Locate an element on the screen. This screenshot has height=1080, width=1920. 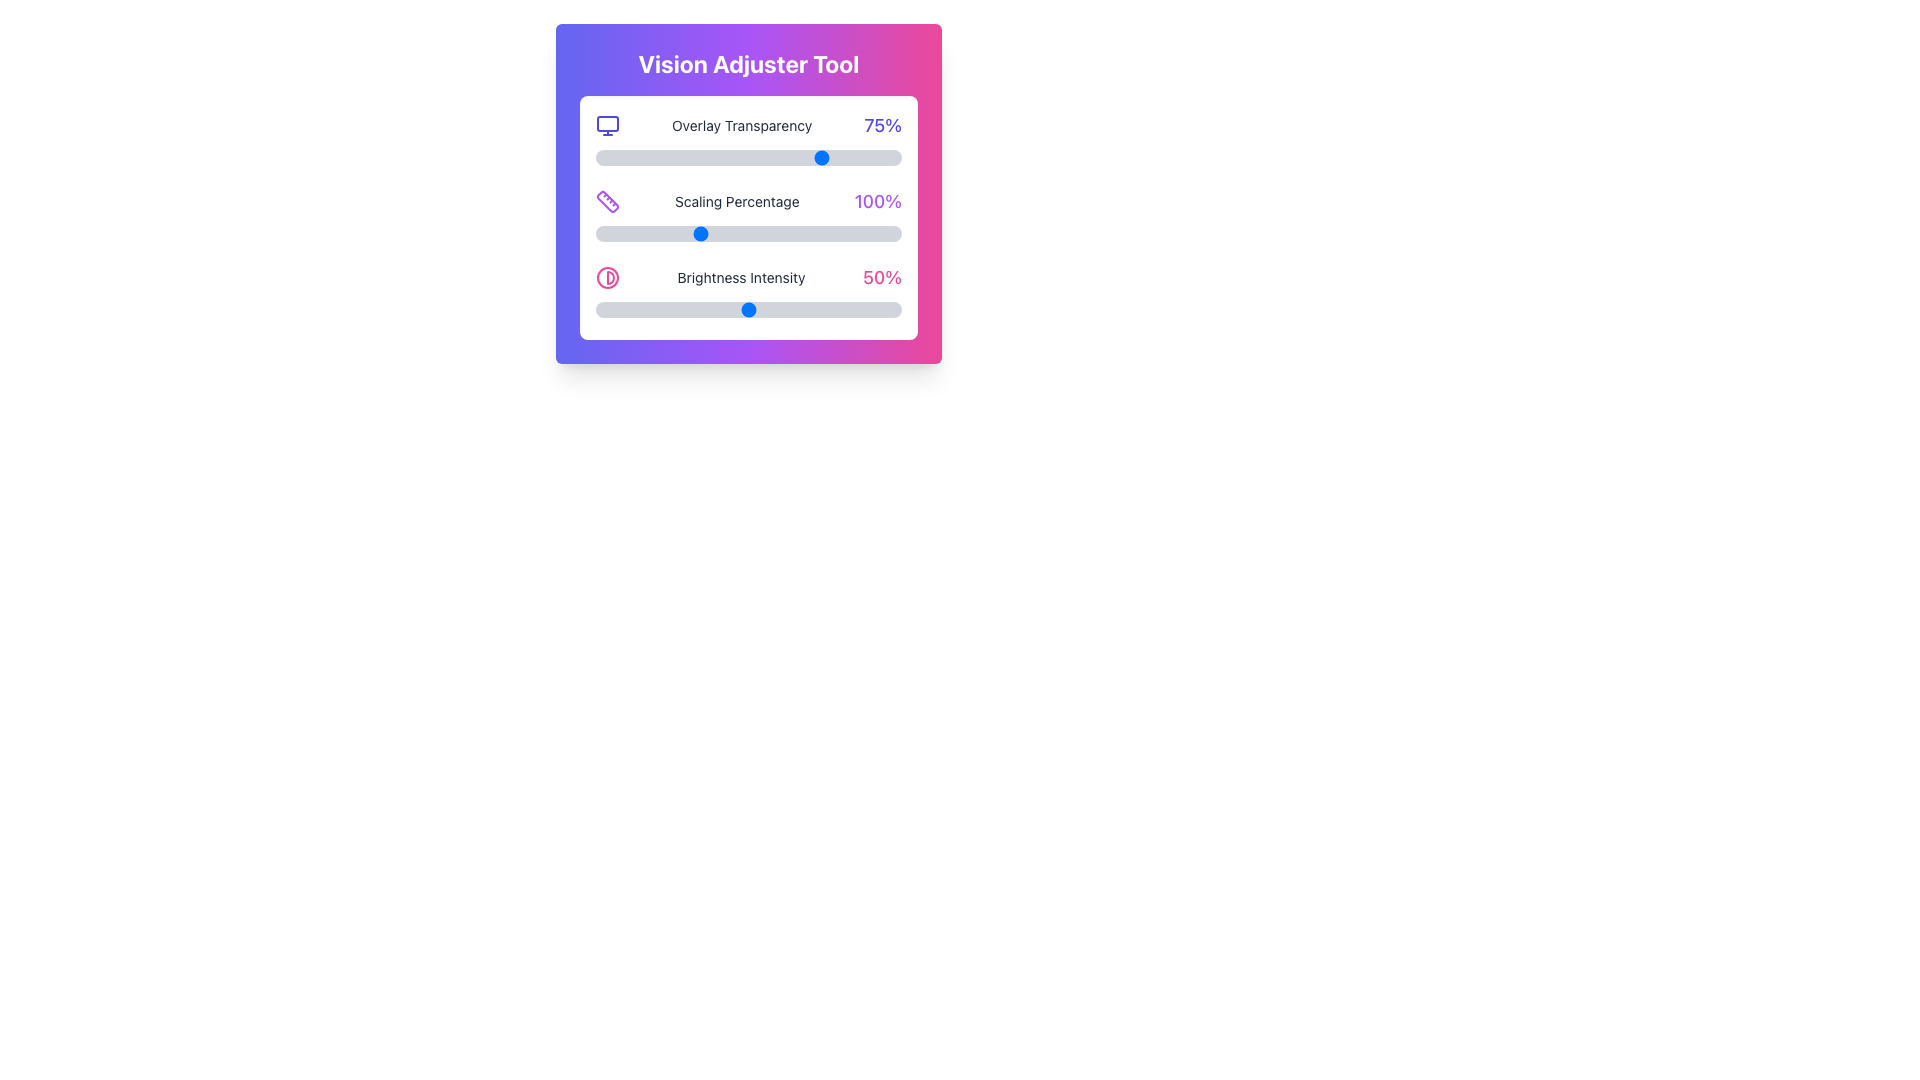
the scaling percentage is located at coordinates (892, 233).